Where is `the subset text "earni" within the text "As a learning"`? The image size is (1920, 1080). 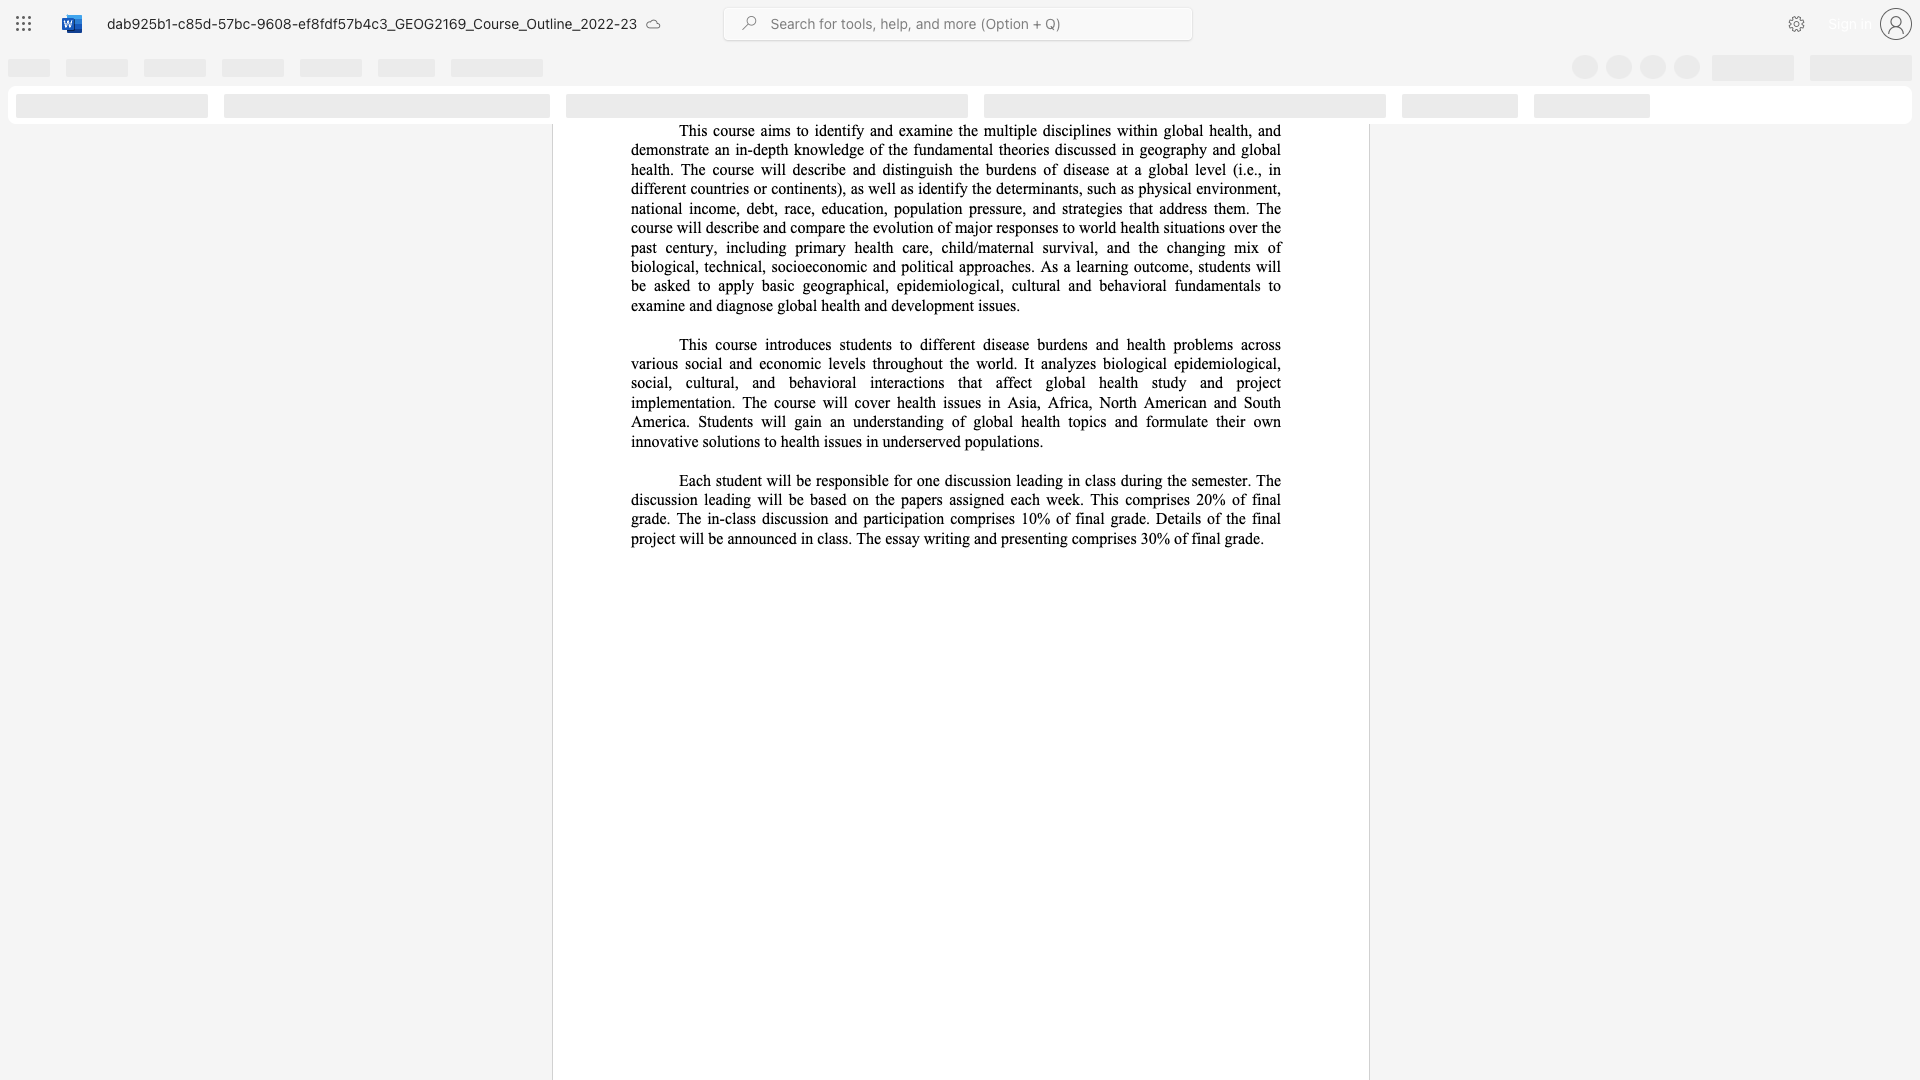
the subset text "earni" within the text "As a learning" is located at coordinates (1079, 265).